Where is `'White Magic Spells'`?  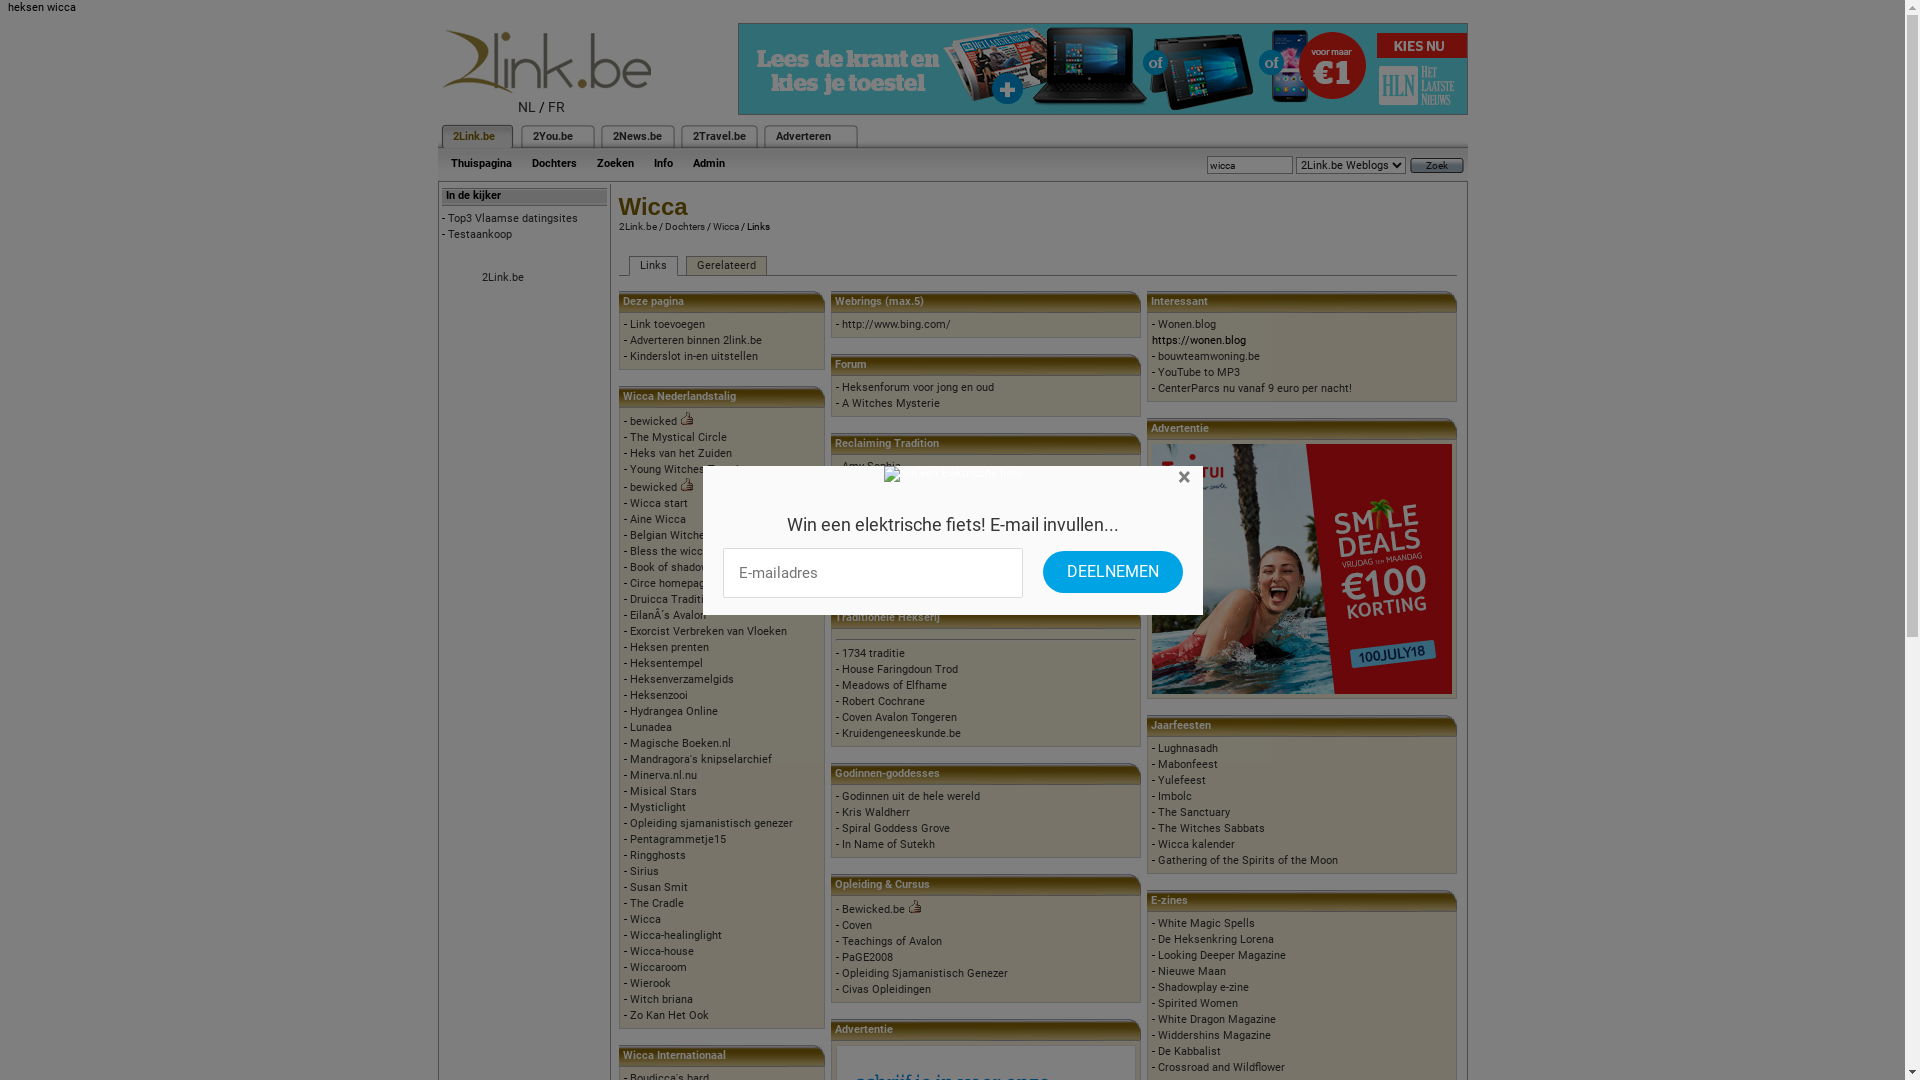 'White Magic Spells' is located at coordinates (1205, 923).